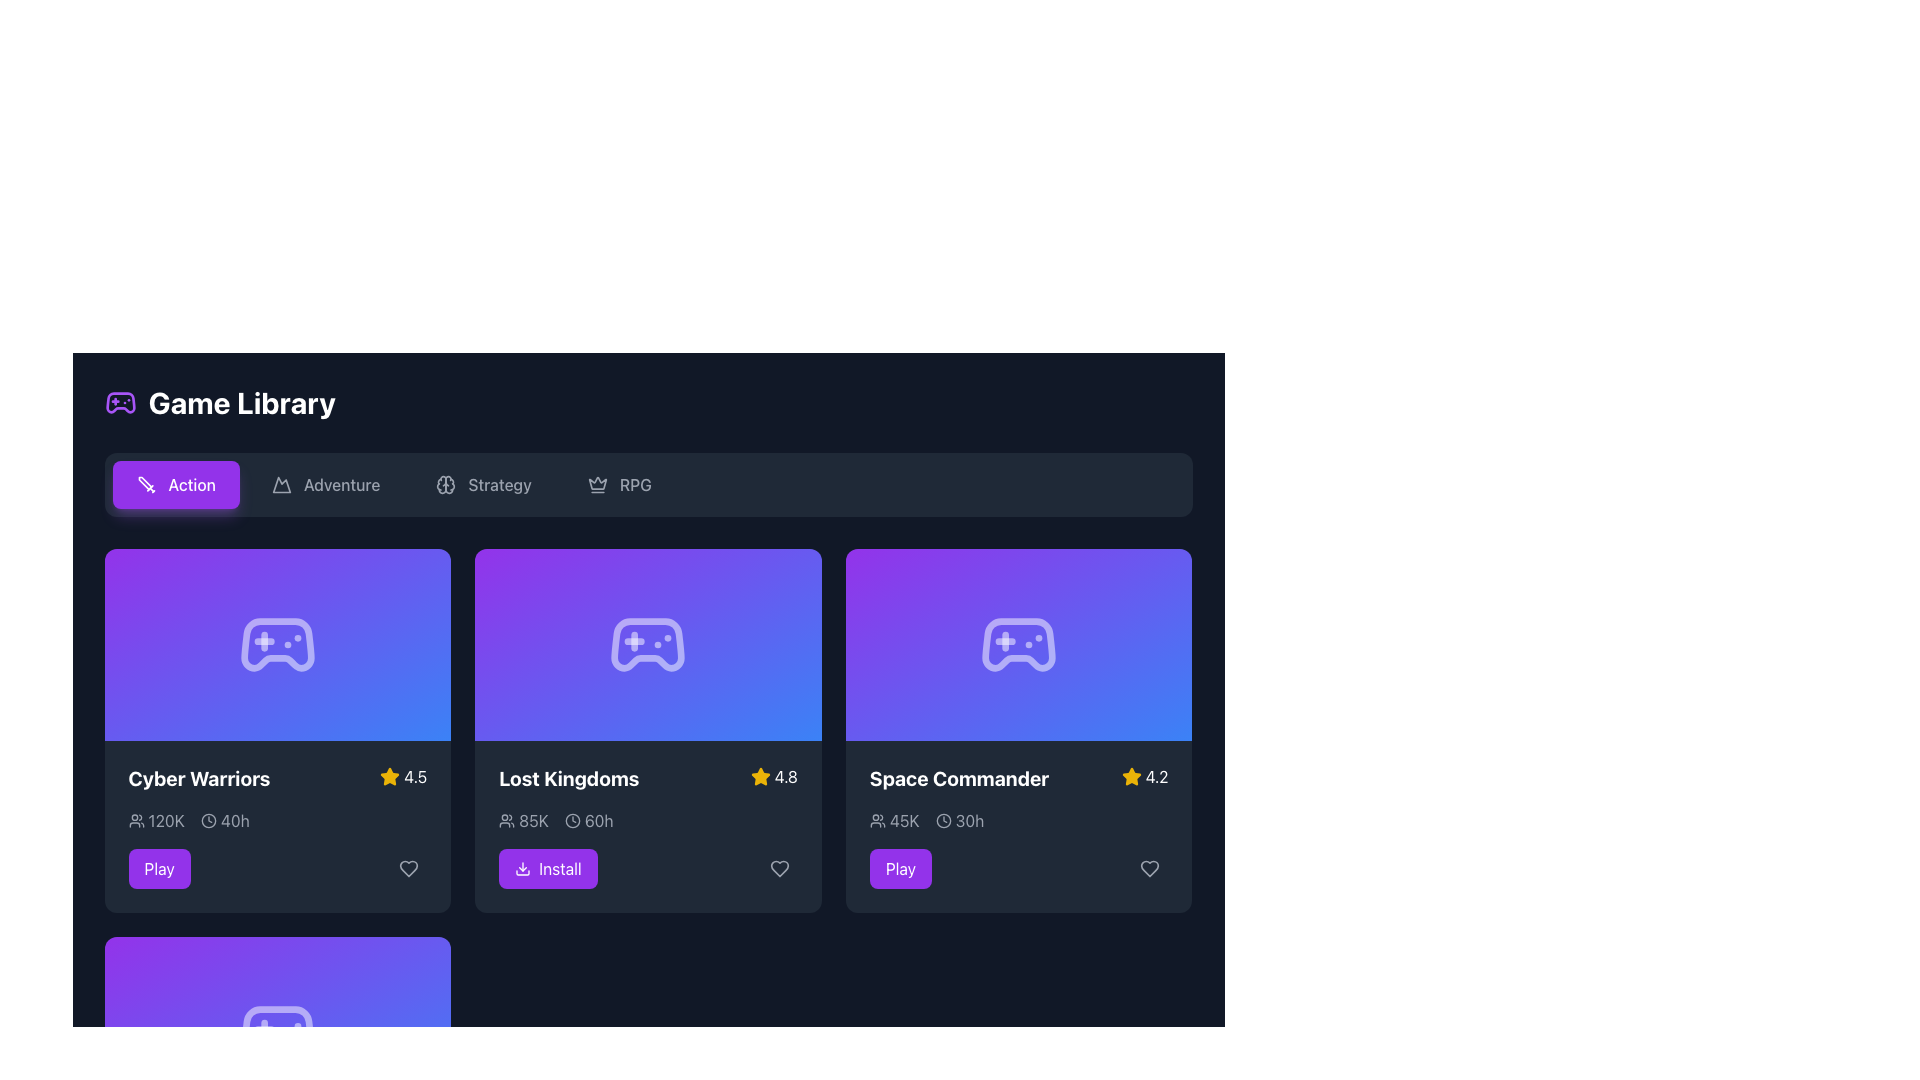  Describe the element at coordinates (135, 821) in the screenshot. I see `the user group icon, which is a rounded shape with two smaller inner circles, located to the left of the text '120K' in the 'Cyber Warriors' card` at that location.